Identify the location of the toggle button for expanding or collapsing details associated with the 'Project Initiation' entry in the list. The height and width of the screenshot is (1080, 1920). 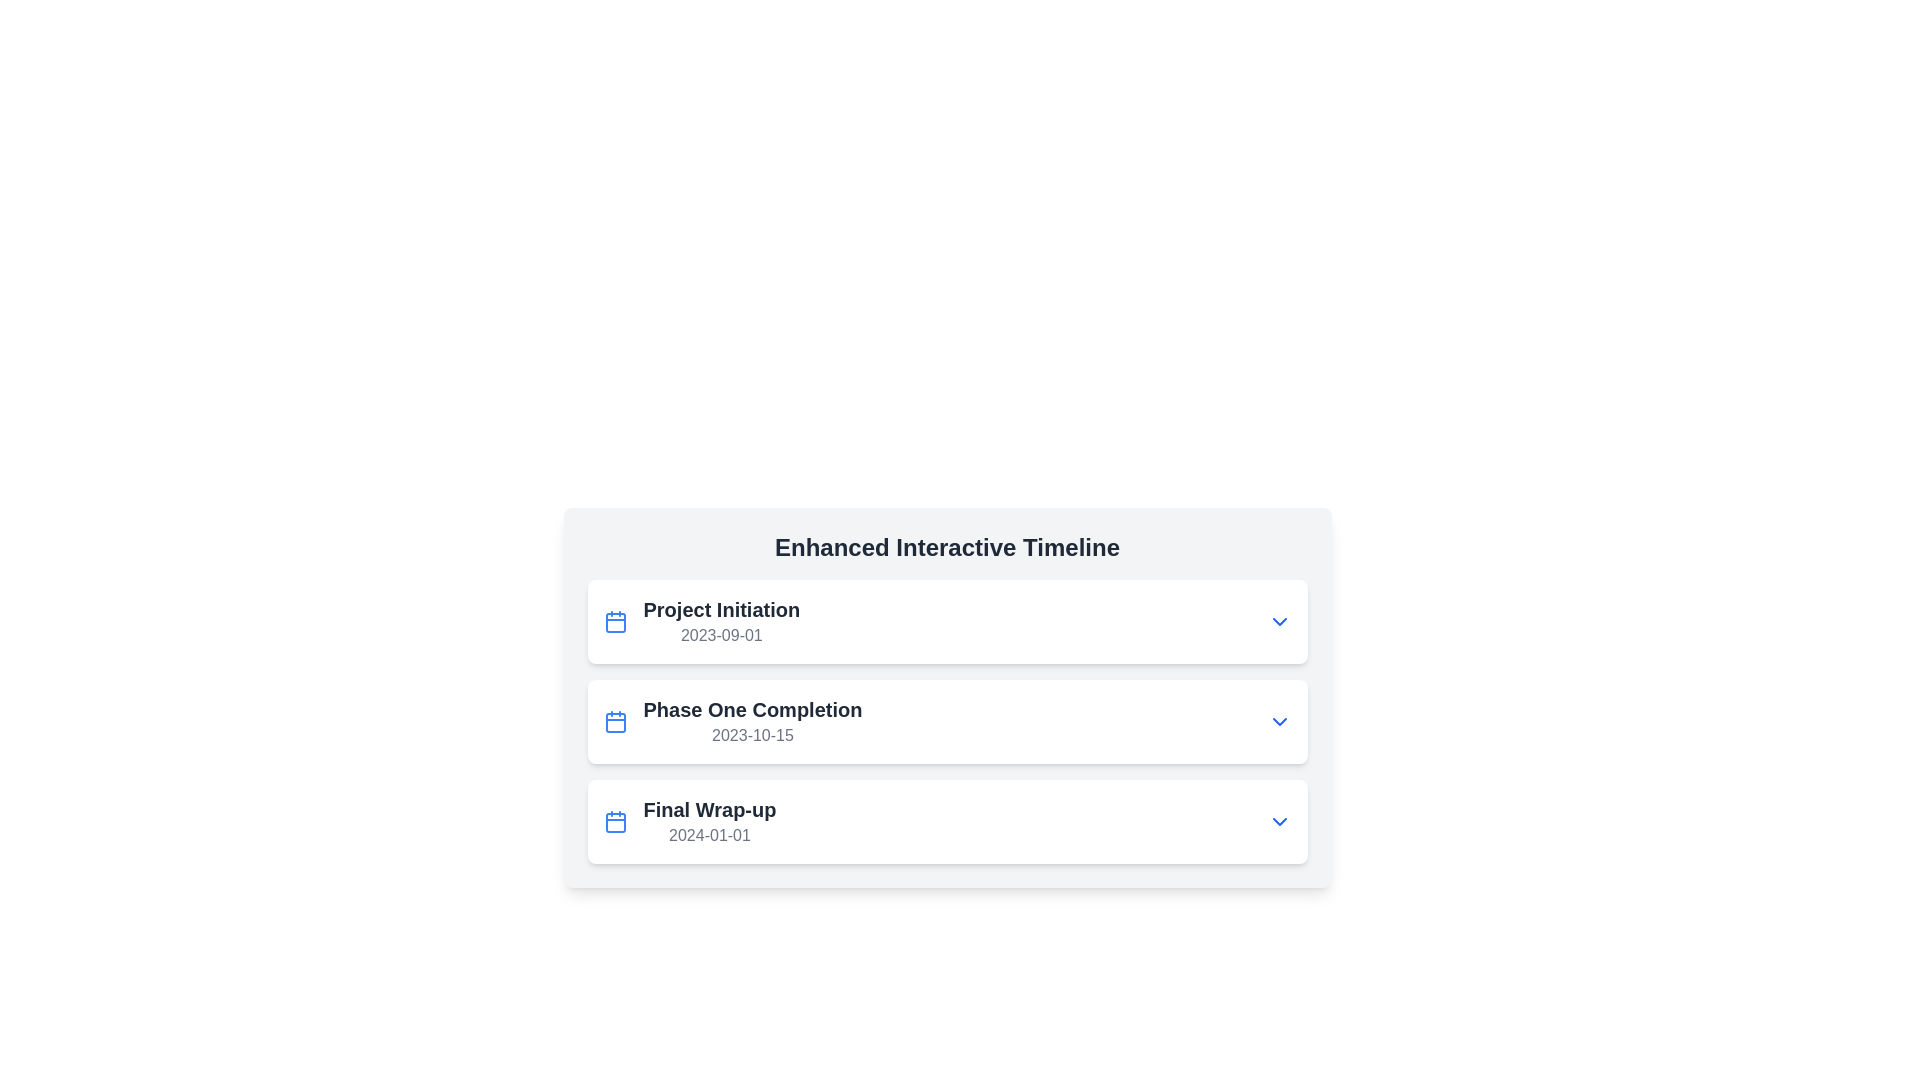
(1278, 620).